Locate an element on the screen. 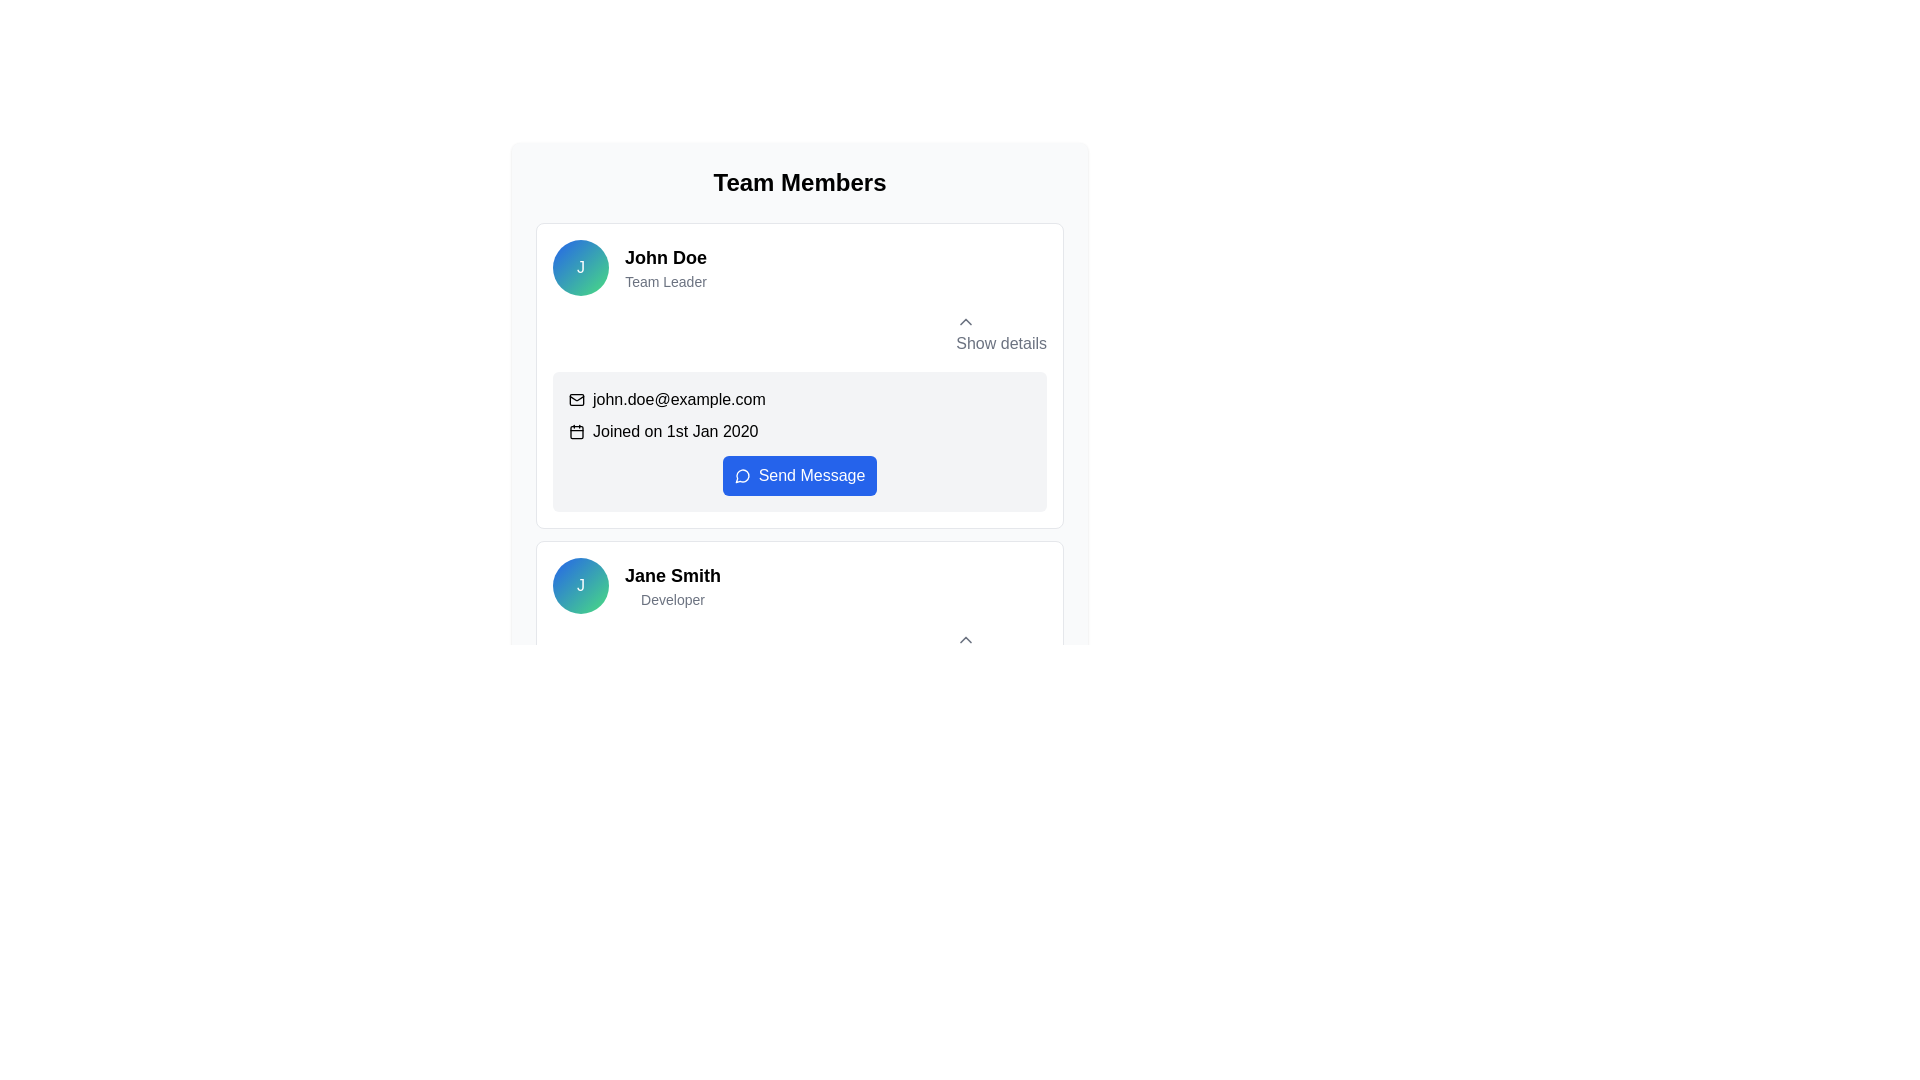  the circular icon with a speech bubble outline located inside the blue rectangular 'Send Message' button in John Doe's profile section under 'Team Members' is located at coordinates (741, 475).